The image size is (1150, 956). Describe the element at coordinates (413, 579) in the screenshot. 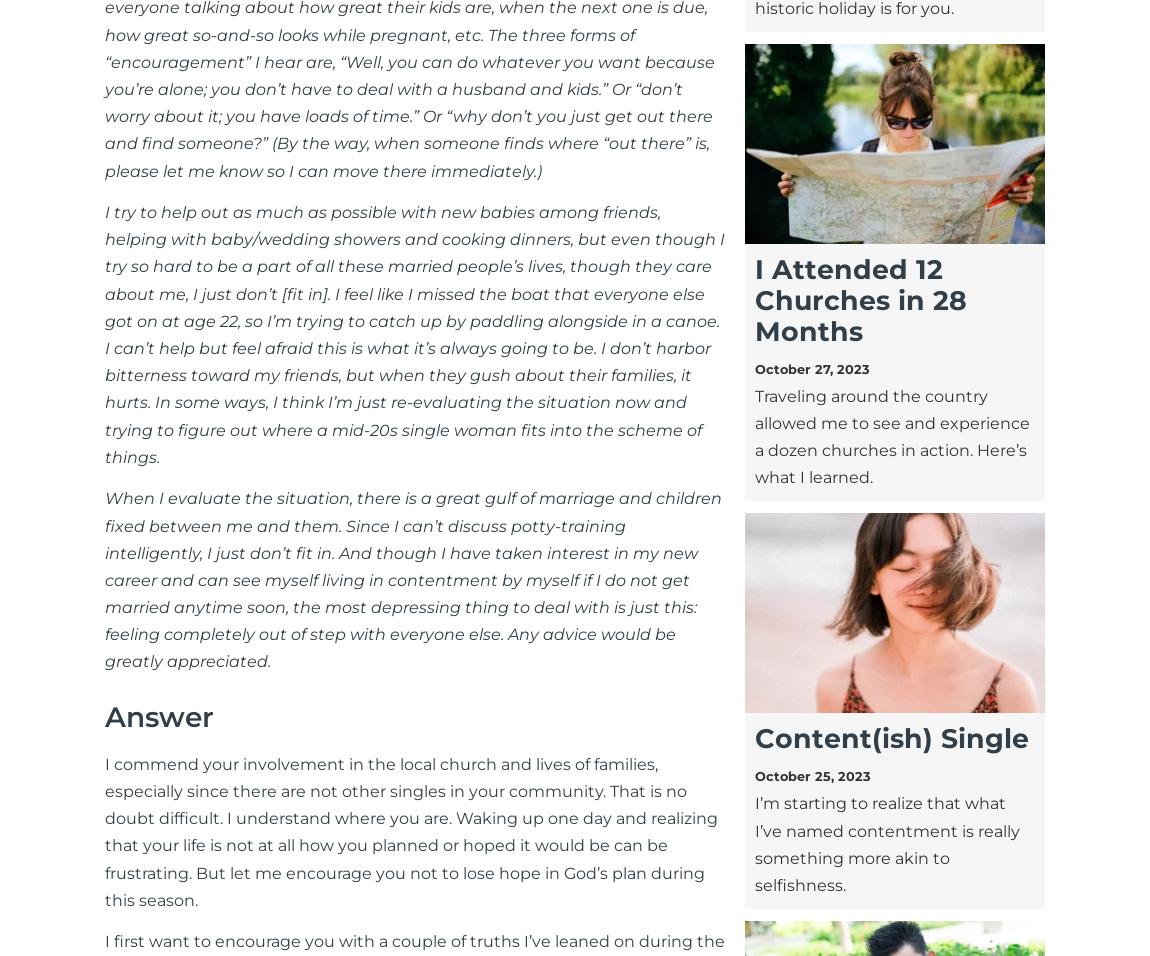

I see `'When I evaluate the situation, there is a great gulf of marriage and children fixed between me and them. Since I can’t discuss potty-training intelligently, I just don’t fit in. And though I have taken interest in my new career and can see myself living in contentment by myself if I do not get married anytime soon, the most depressing thing to deal with is just this: feeling completely out of step with everyone else. Any advice would be greatly appreciated.'` at that location.